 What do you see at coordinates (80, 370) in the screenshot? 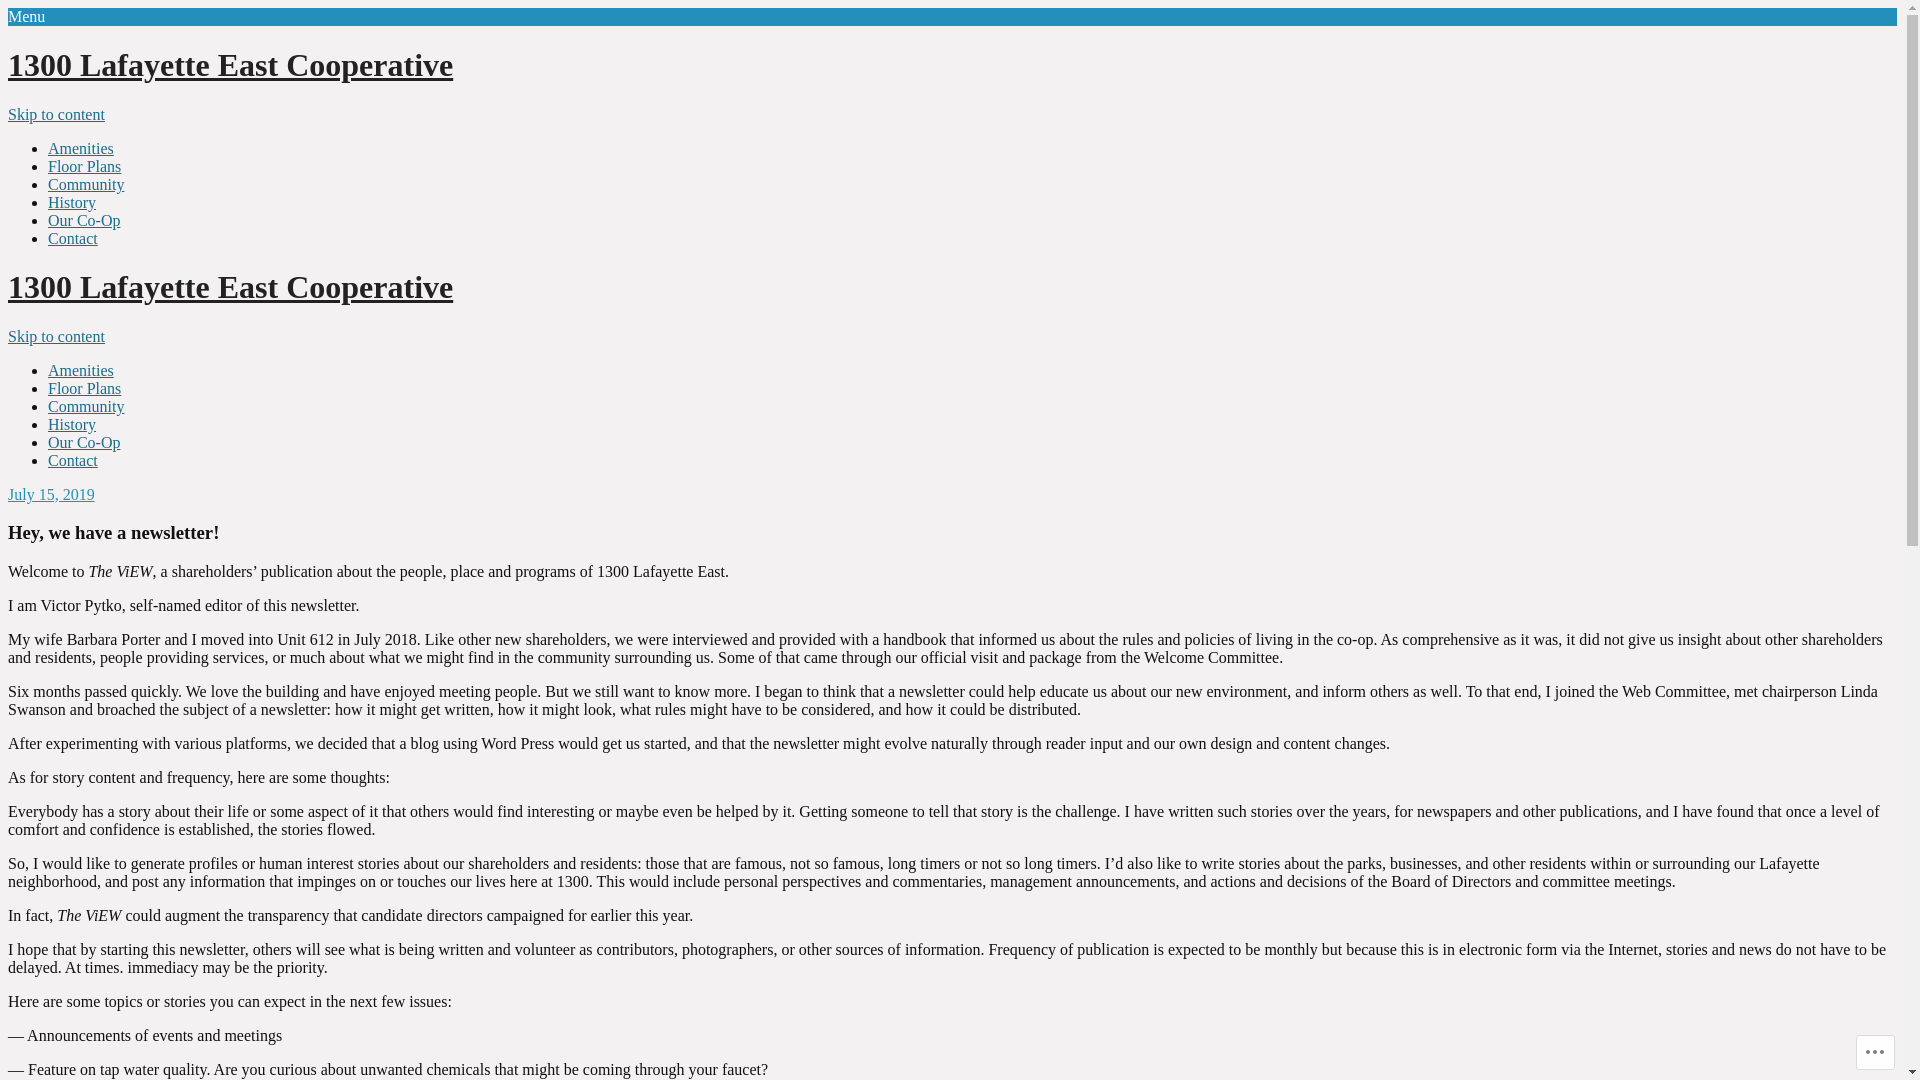
I see `'Amenities'` at bounding box center [80, 370].